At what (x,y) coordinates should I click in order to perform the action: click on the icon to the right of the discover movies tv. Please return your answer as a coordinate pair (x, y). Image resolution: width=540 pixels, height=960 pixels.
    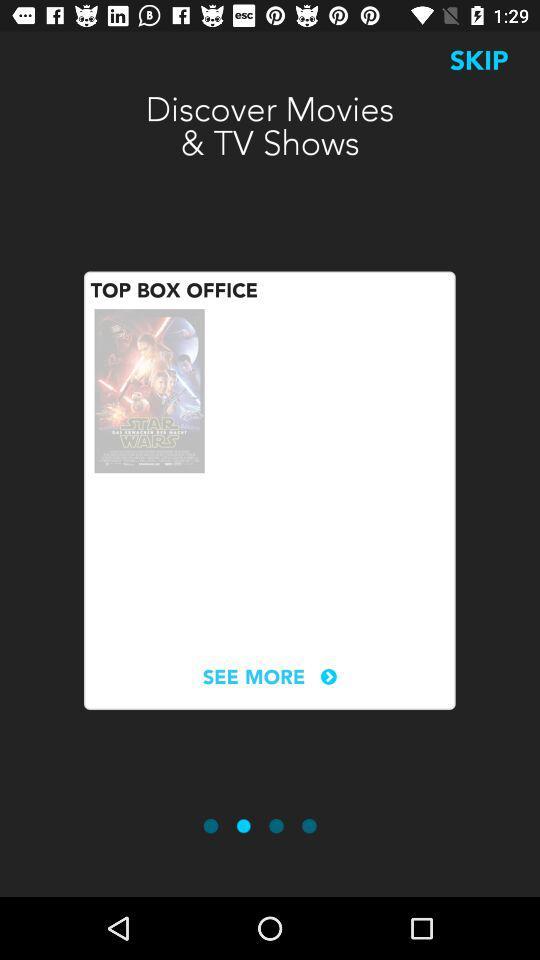
    Looking at the image, I should click on (478, 59).